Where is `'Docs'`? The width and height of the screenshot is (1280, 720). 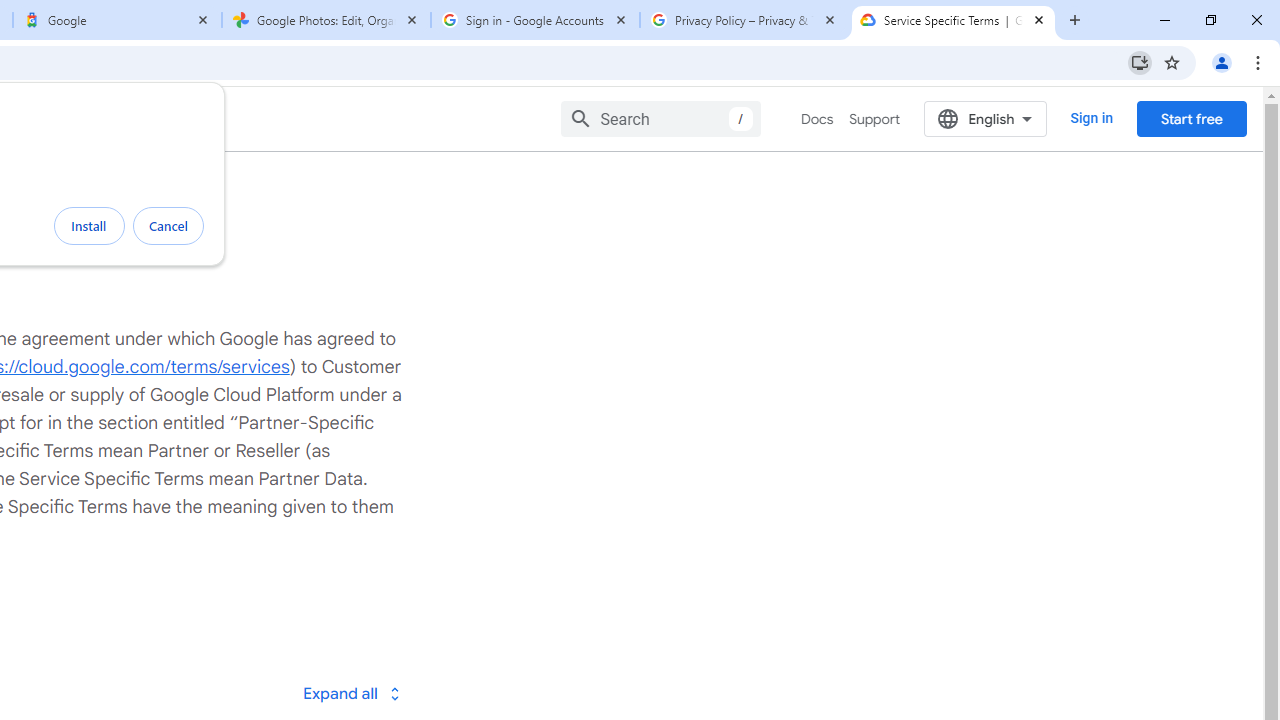 'Docs' is located at coordinates (817, 119).